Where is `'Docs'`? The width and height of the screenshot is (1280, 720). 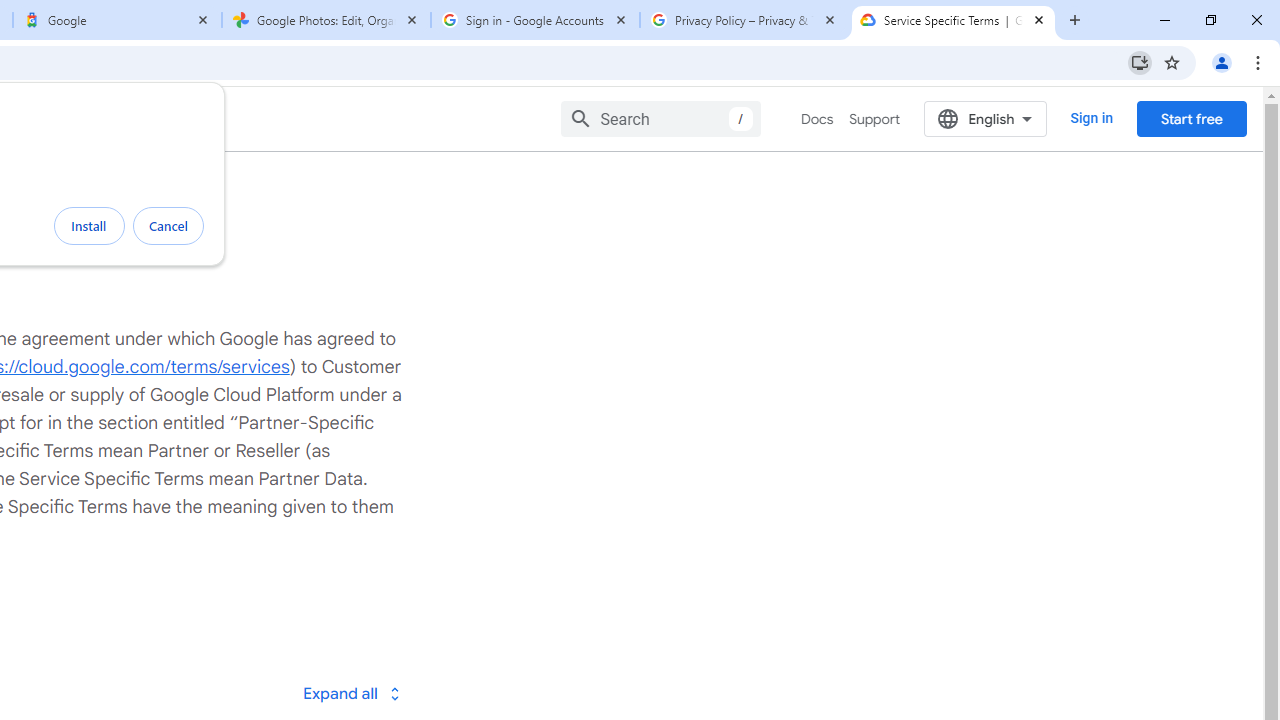 'Docs' is located at coordinates (817, 119).